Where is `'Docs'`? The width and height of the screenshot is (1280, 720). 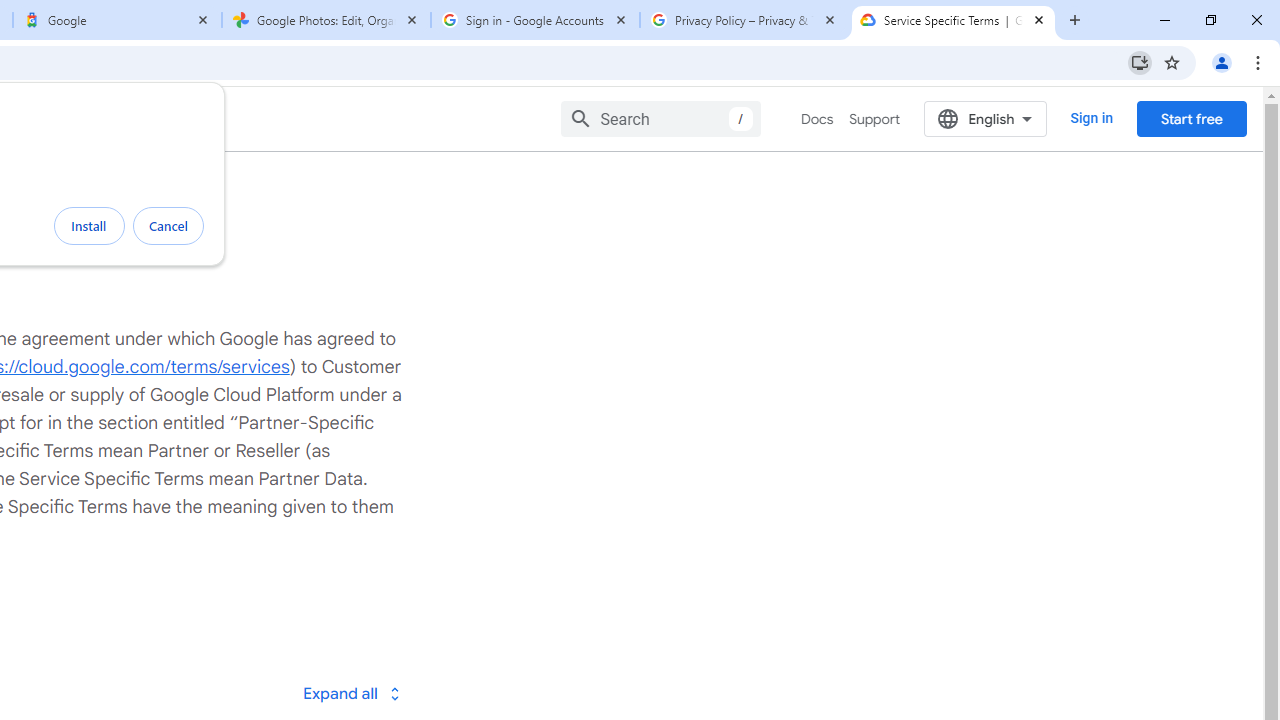 'Docs' is located at coordinates (817, 119).